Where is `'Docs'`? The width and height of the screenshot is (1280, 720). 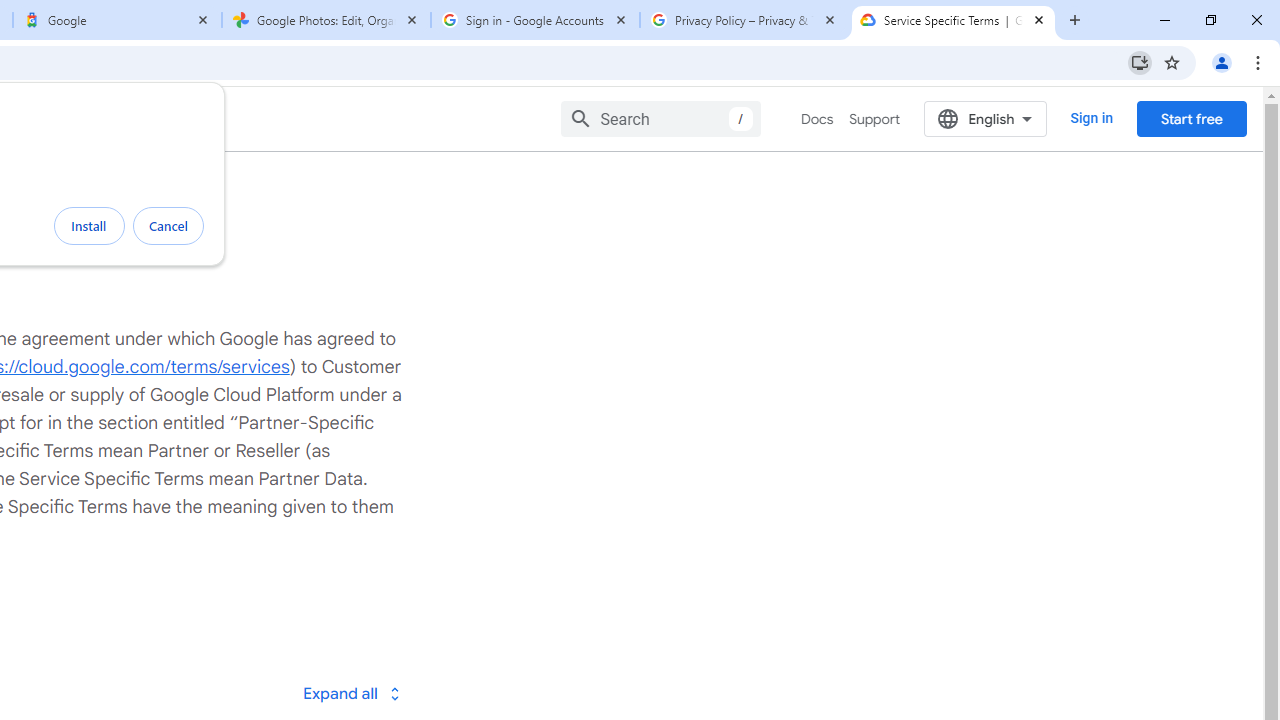 'Docs' is located at coordinates (817, 119).